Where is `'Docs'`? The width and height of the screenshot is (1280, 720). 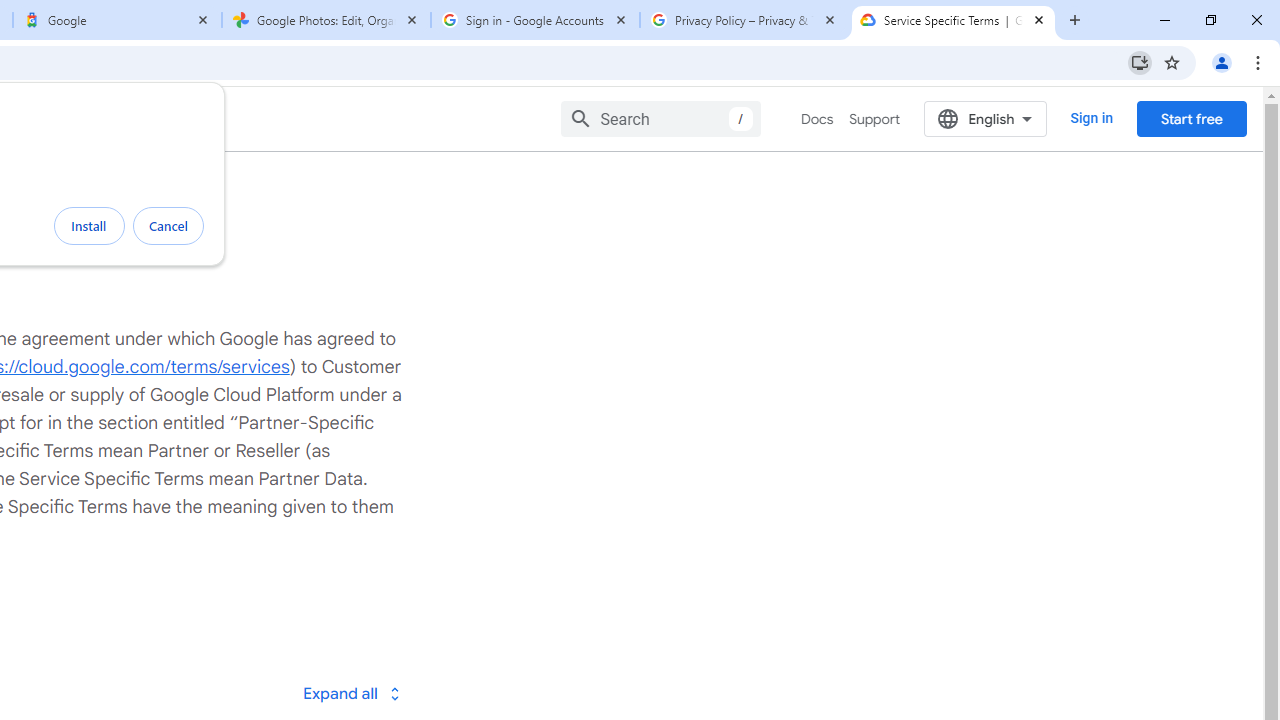 'Docs' is located at coordinates (817, 119).